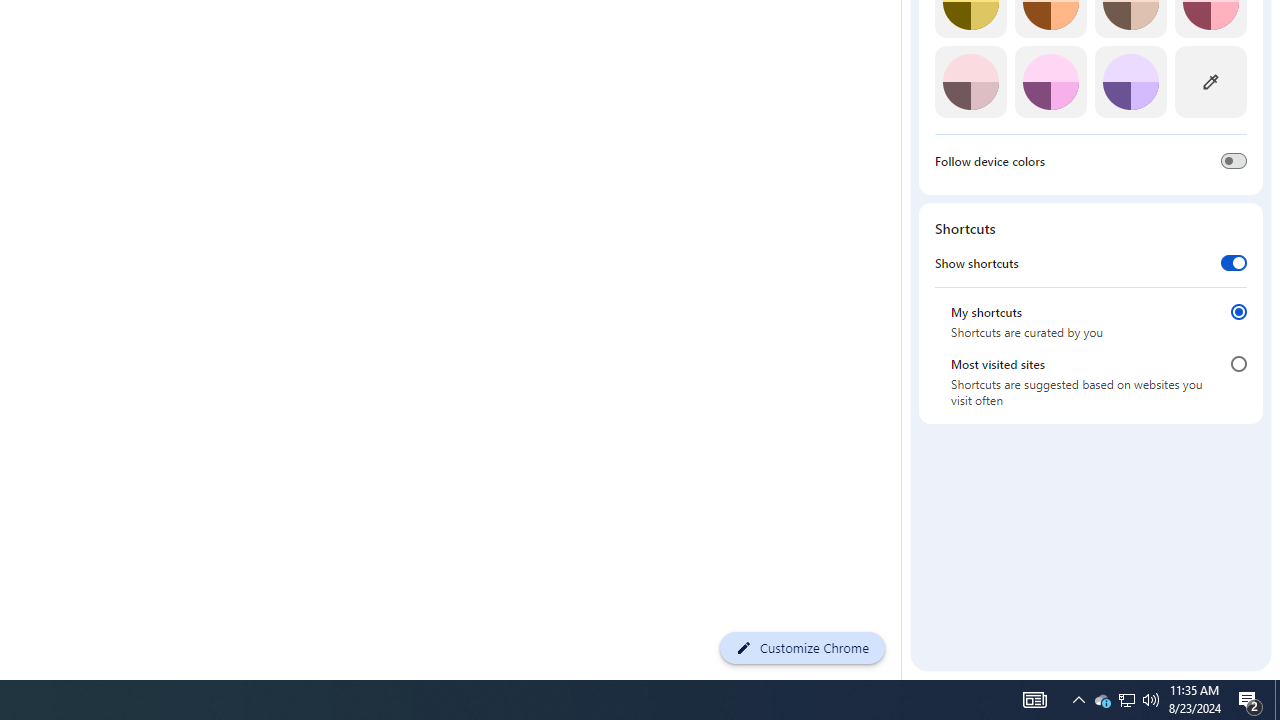 The image size is (1280, 720). Describe the element at coordinates (1238, 363) in the screenshot. I see `'Most visited sites'` at that location.